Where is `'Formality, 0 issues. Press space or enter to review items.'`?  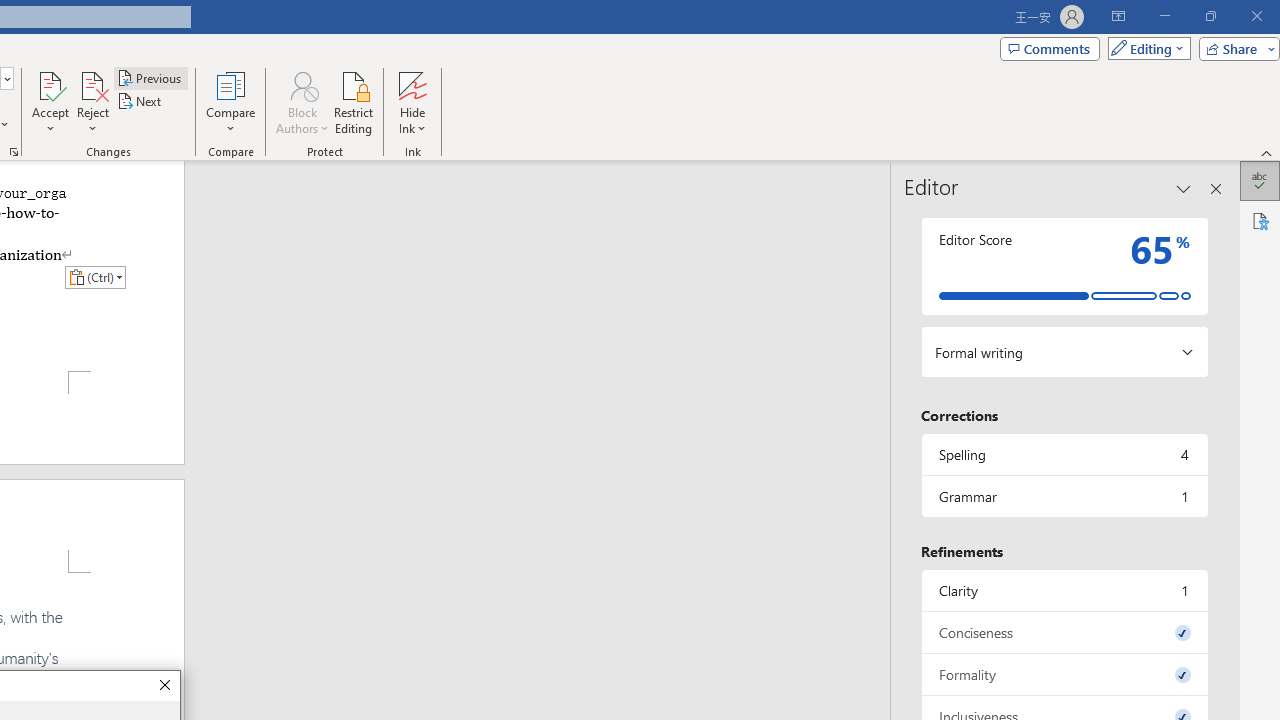
'Formality, 0 issues. Press space or enter to review items.' is located at coordinates (1063, 674).